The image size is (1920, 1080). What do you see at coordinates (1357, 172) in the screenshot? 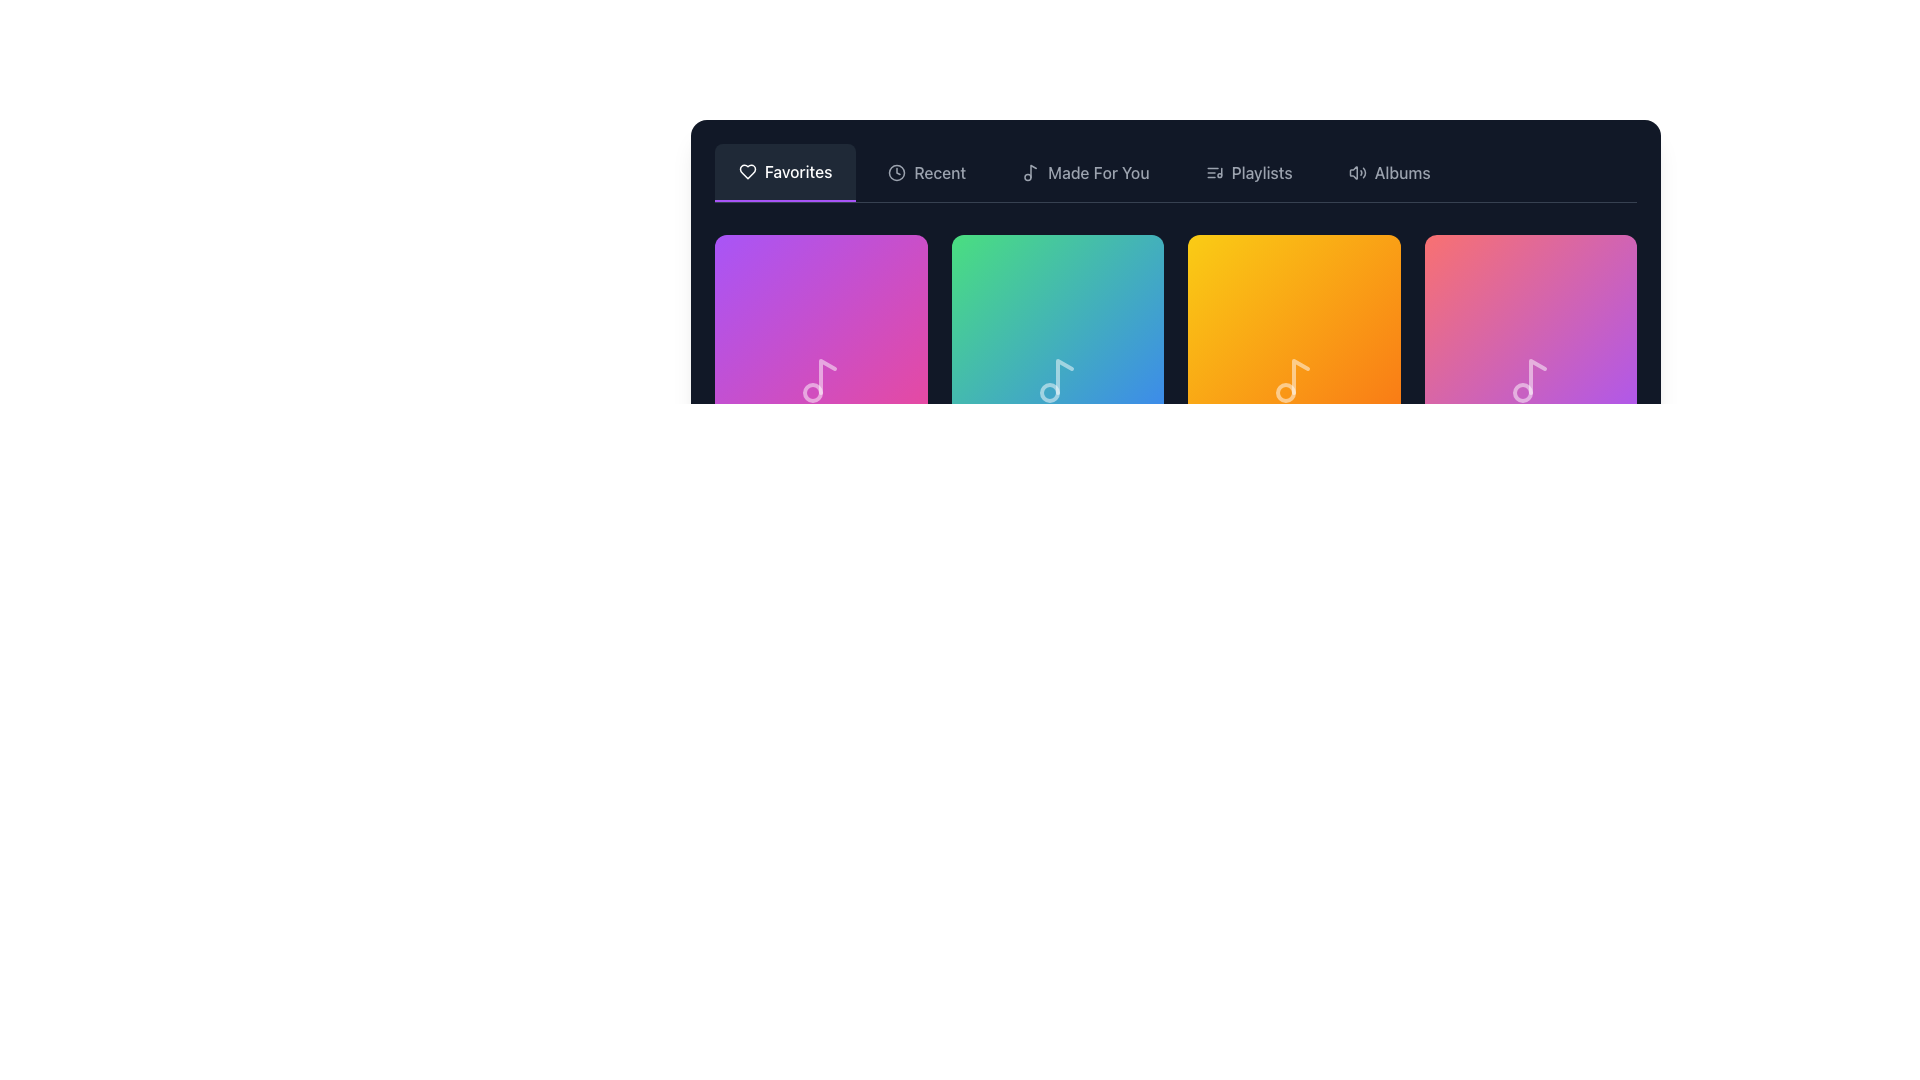
I see `the 'Albums' menu option, which is represented by a speaker icon with sound waves and is located at the rightmost position in the horizontal list of menu options` at bounding box center [1357, 172].